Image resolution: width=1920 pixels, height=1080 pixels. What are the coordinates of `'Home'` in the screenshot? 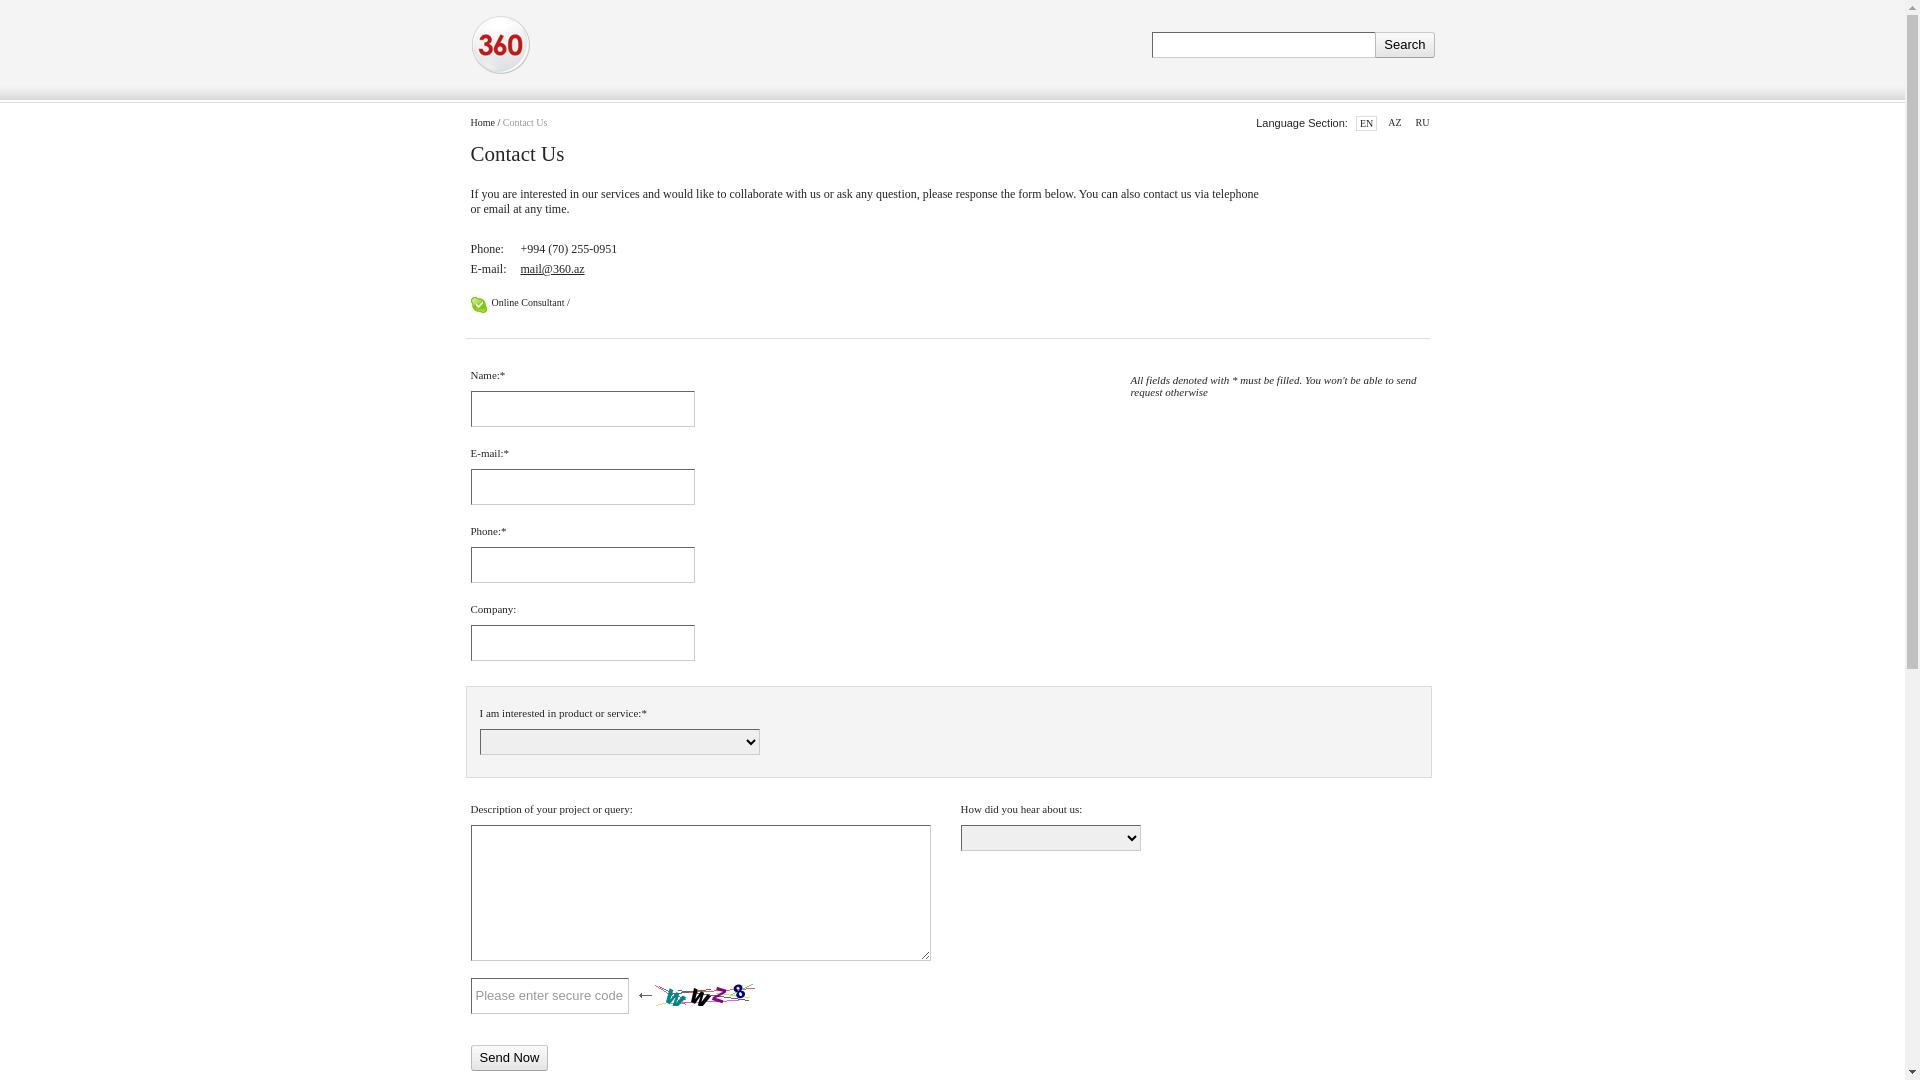 It's located at (481, 122).